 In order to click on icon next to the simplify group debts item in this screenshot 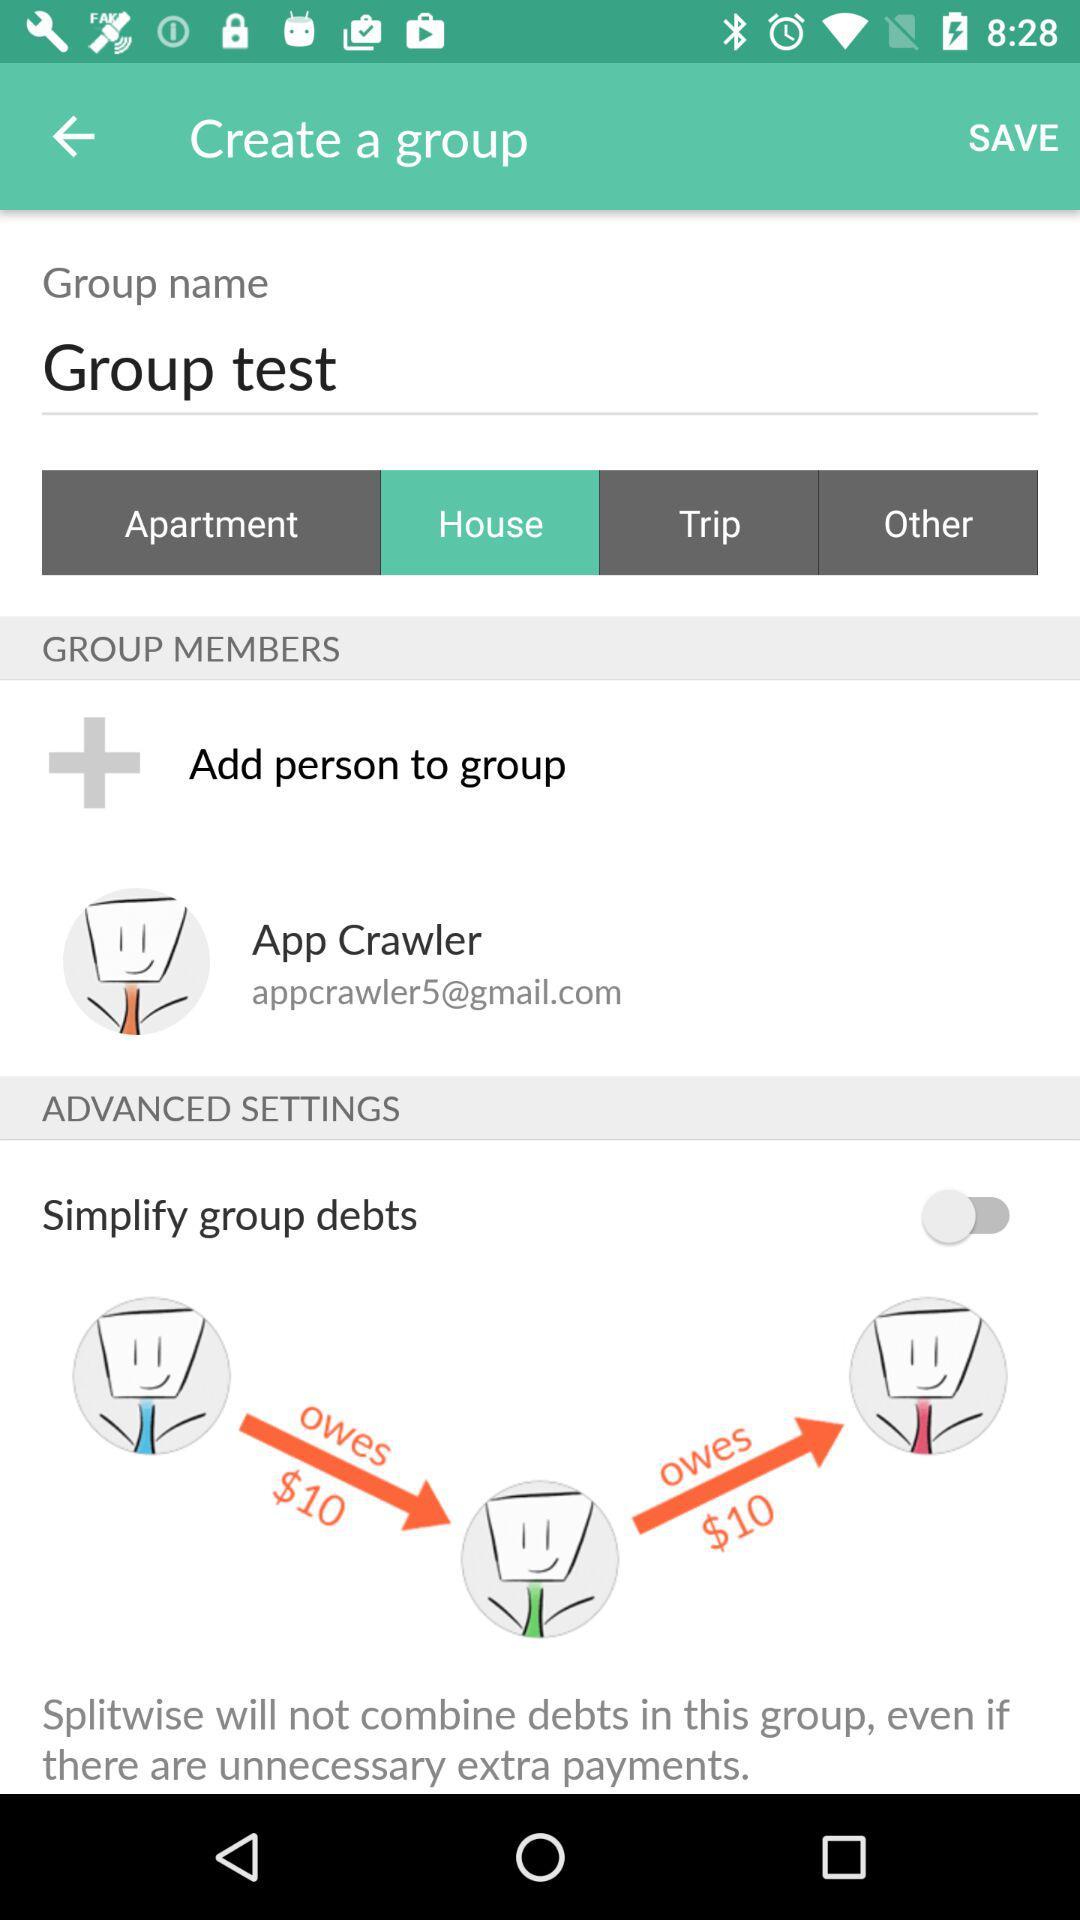, I will do `click(974, 1215)`.